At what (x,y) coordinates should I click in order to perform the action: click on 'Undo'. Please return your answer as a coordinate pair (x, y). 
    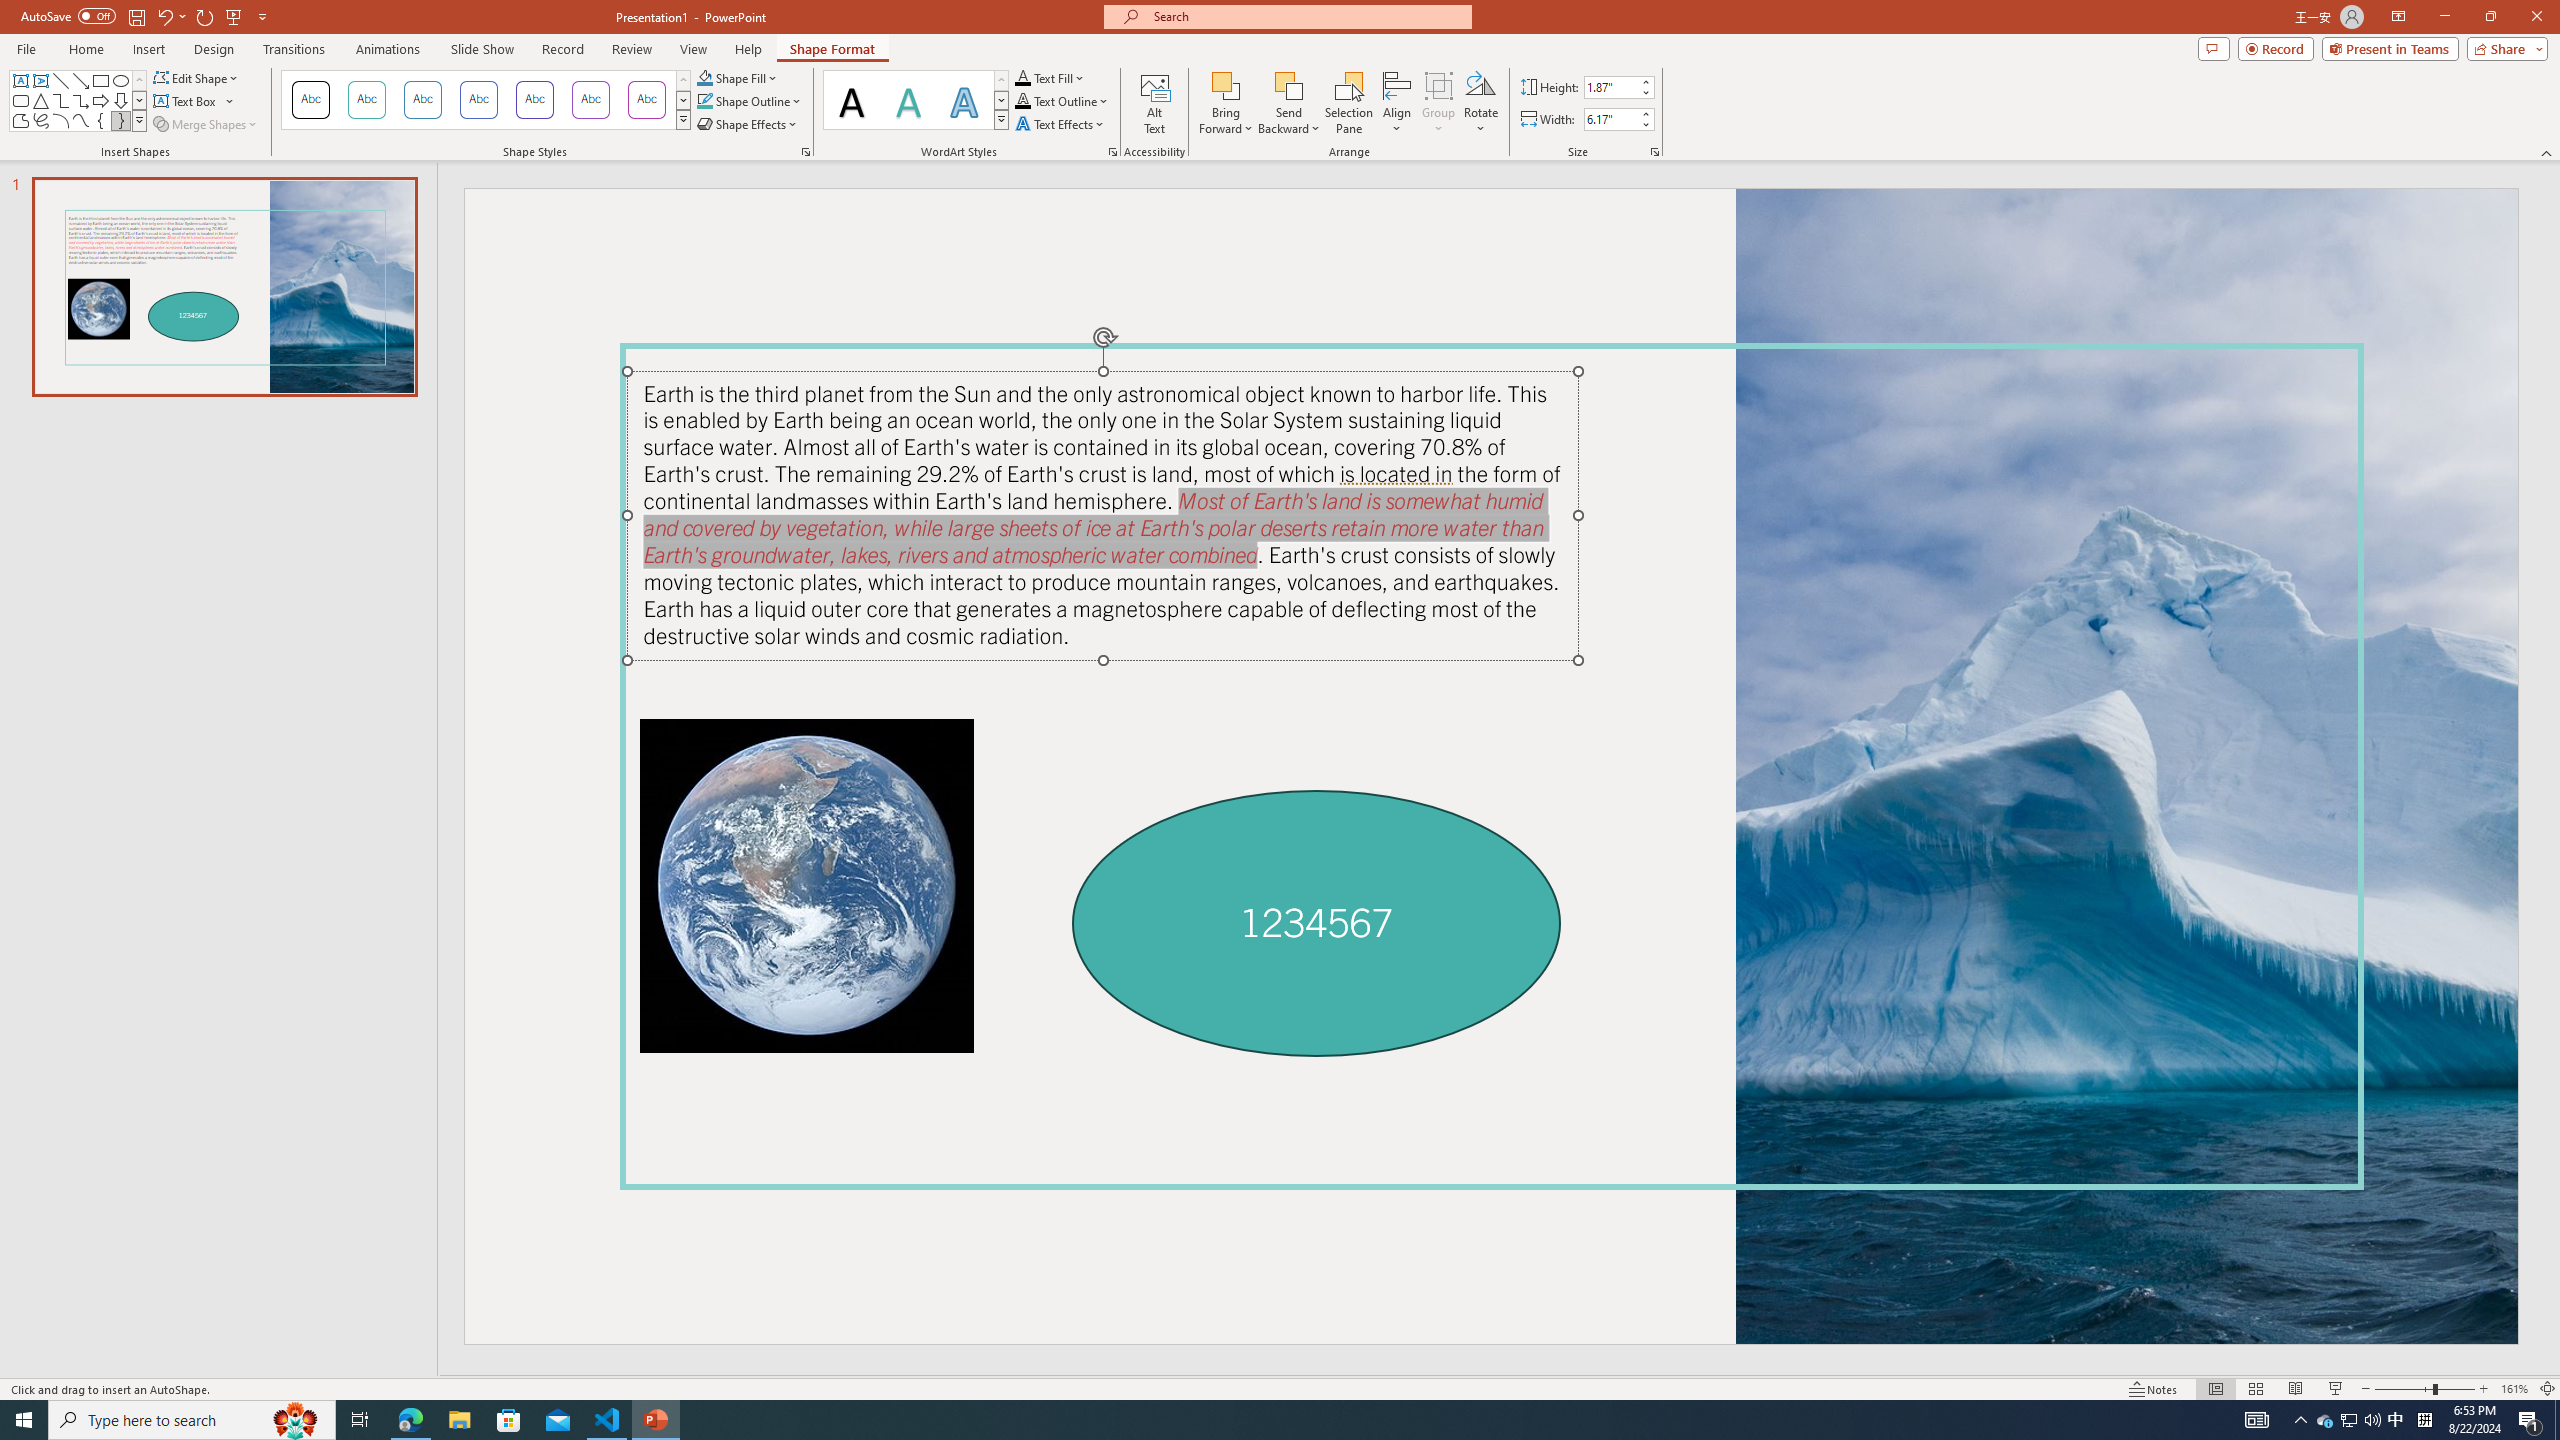
    Looking at the image, I should click on (170, 15).